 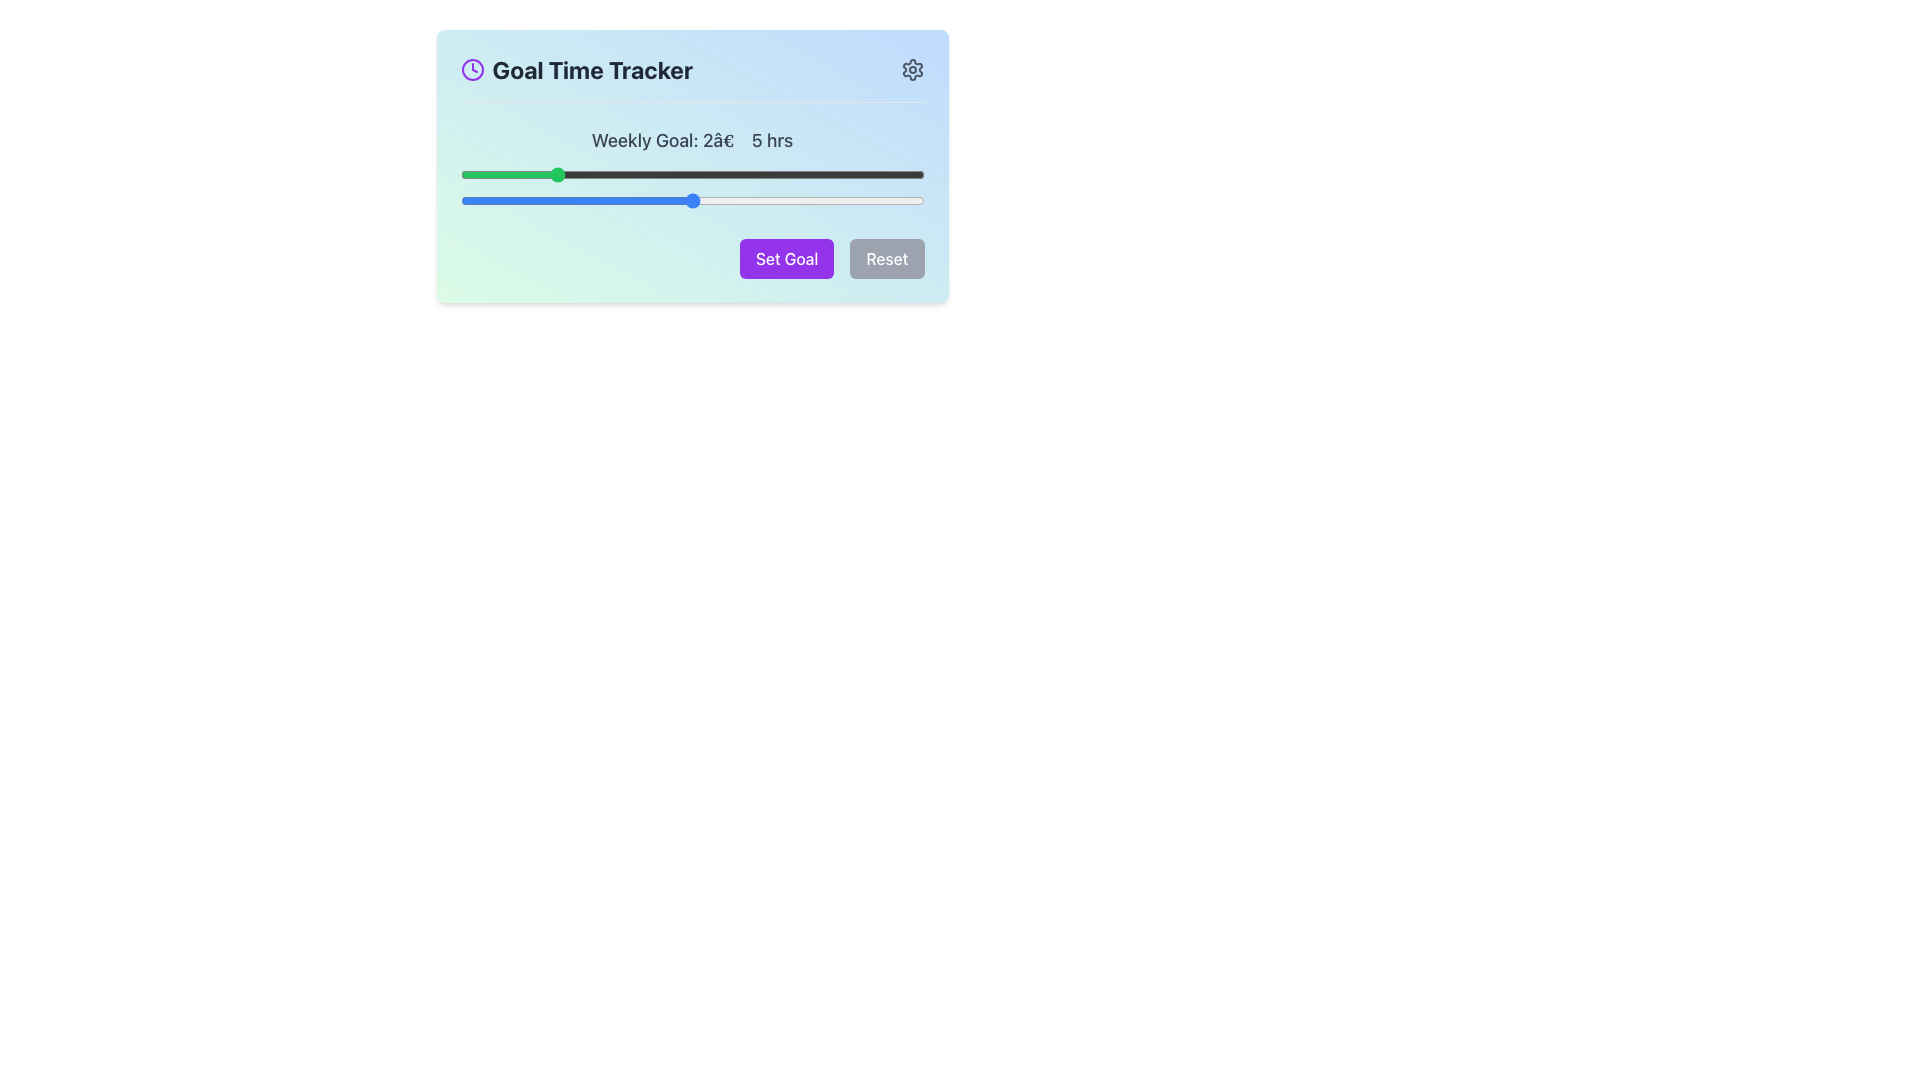 What do you see at coordinates (459, 173) in the screenshot?
I see `the time slider` at bounding box center [459, 173].